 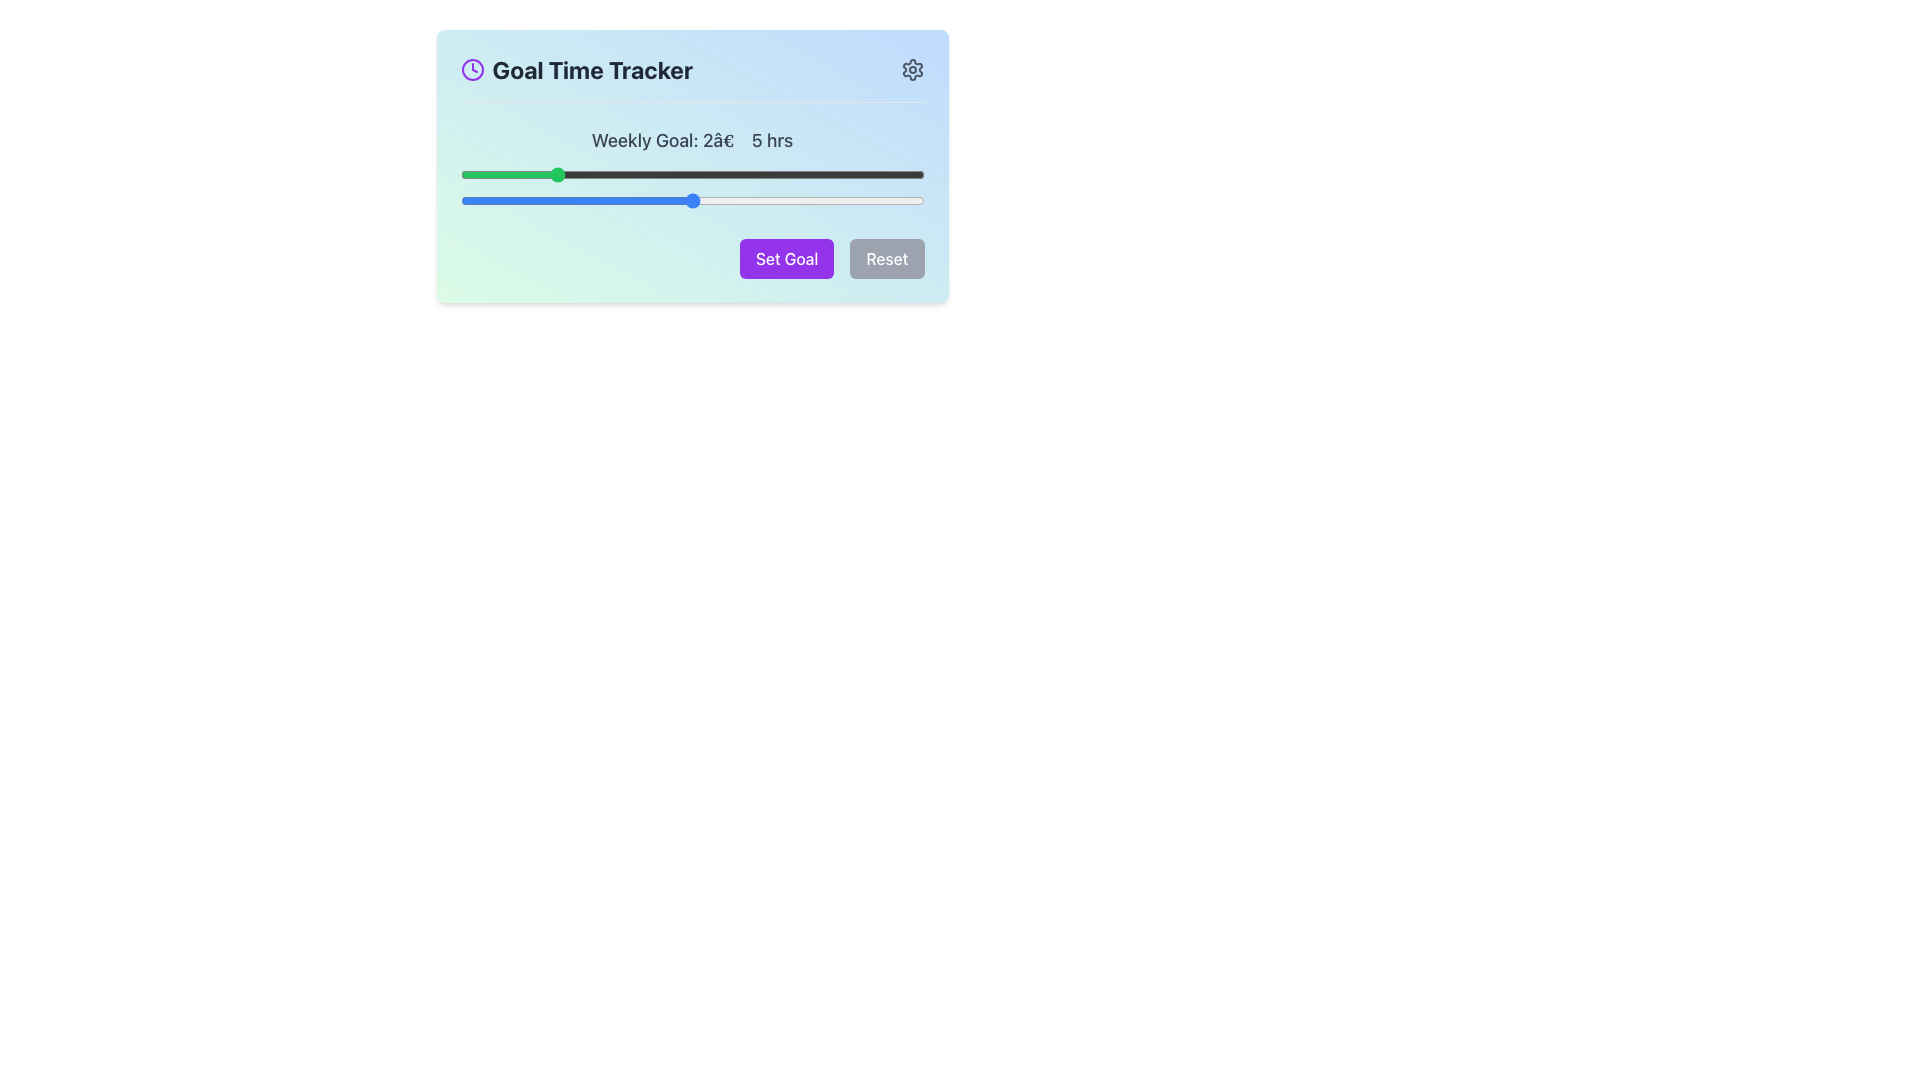 What do you see at coordinates (459, 173) in the screenshot?
I see `the time slider` at bounding box center [459, 173].